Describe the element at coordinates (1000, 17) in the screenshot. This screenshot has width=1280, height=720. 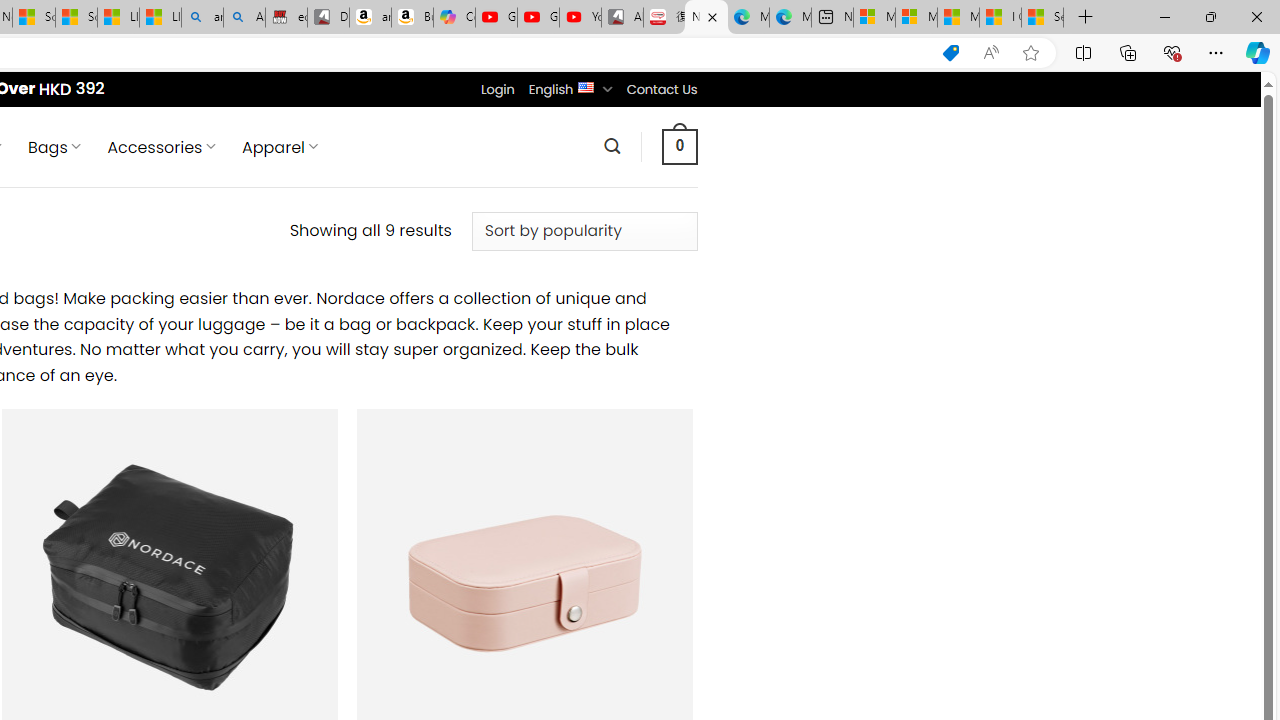
I see `'I Gained 20 Pounds of Muscle in 30 Days! | Watch'` at that location.